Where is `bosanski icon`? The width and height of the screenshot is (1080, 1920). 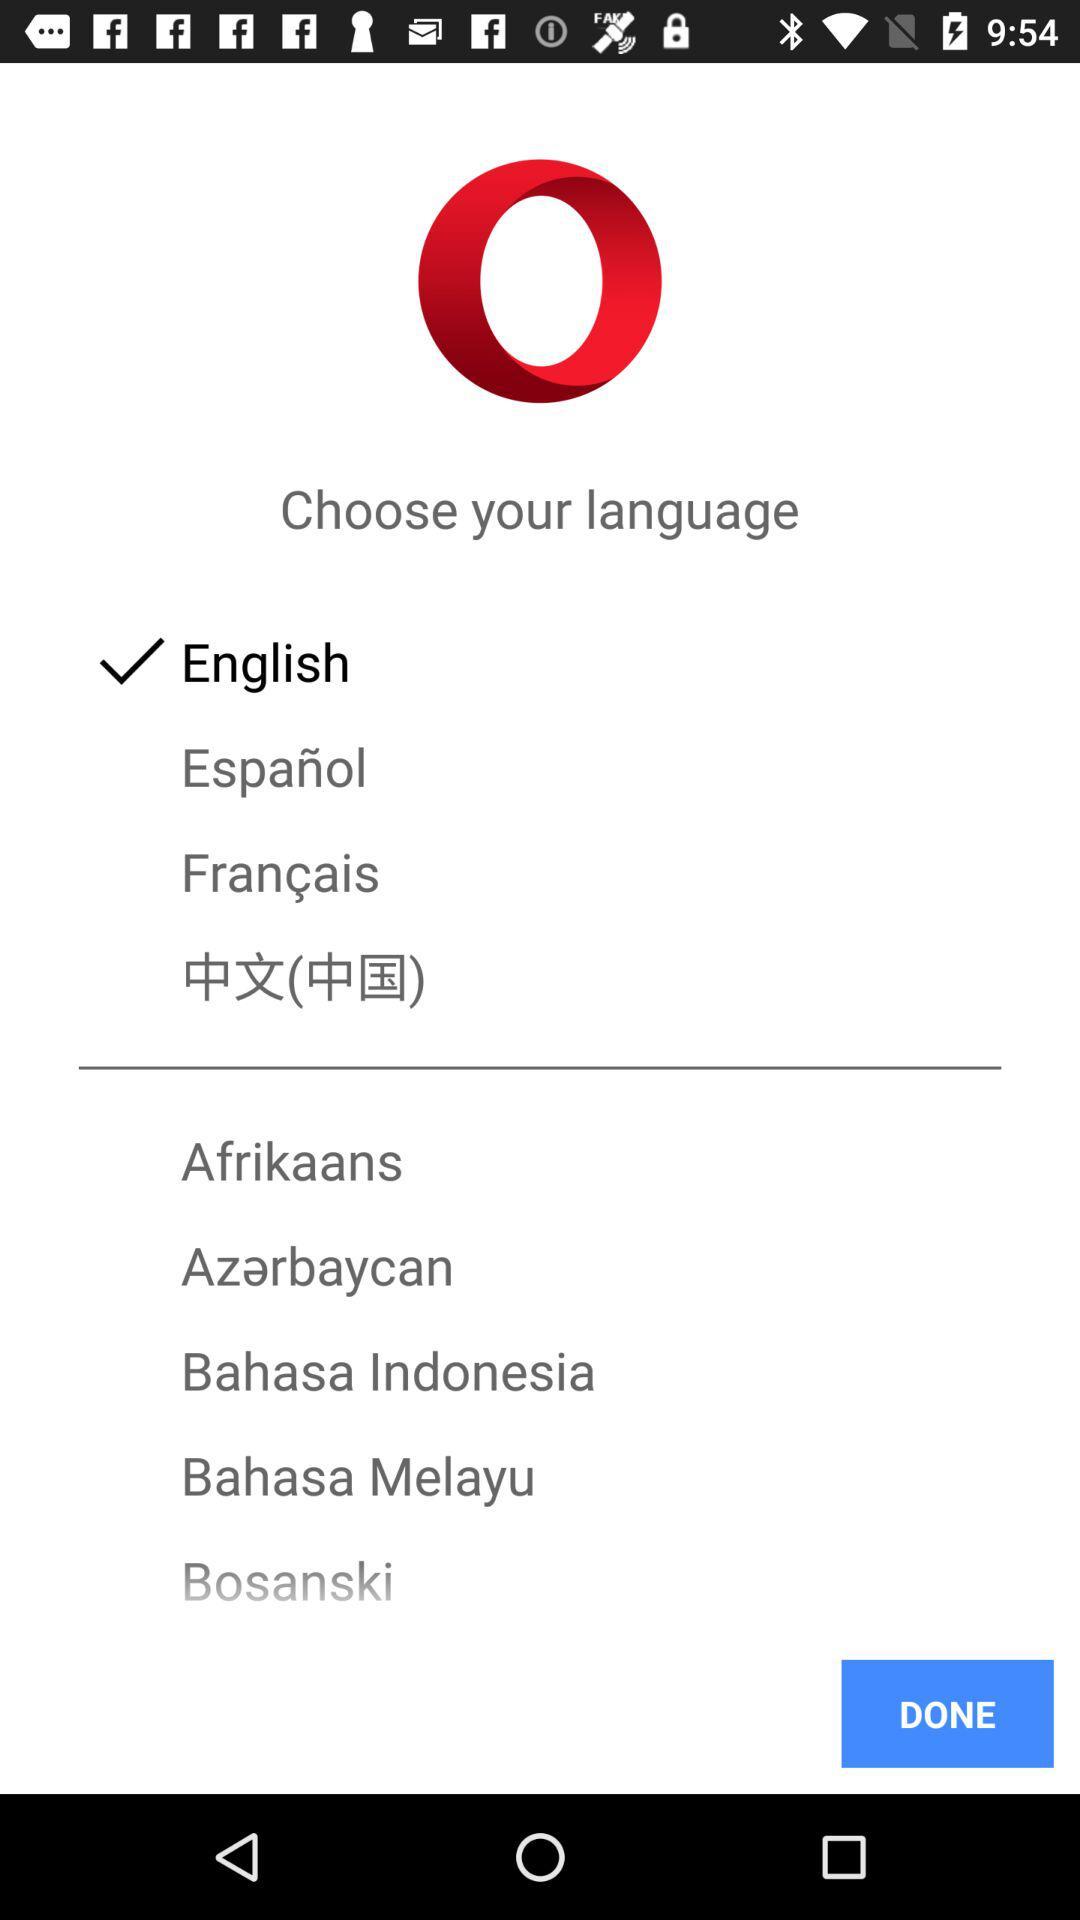 bosanski icon is located at coordinates (540, 1579).